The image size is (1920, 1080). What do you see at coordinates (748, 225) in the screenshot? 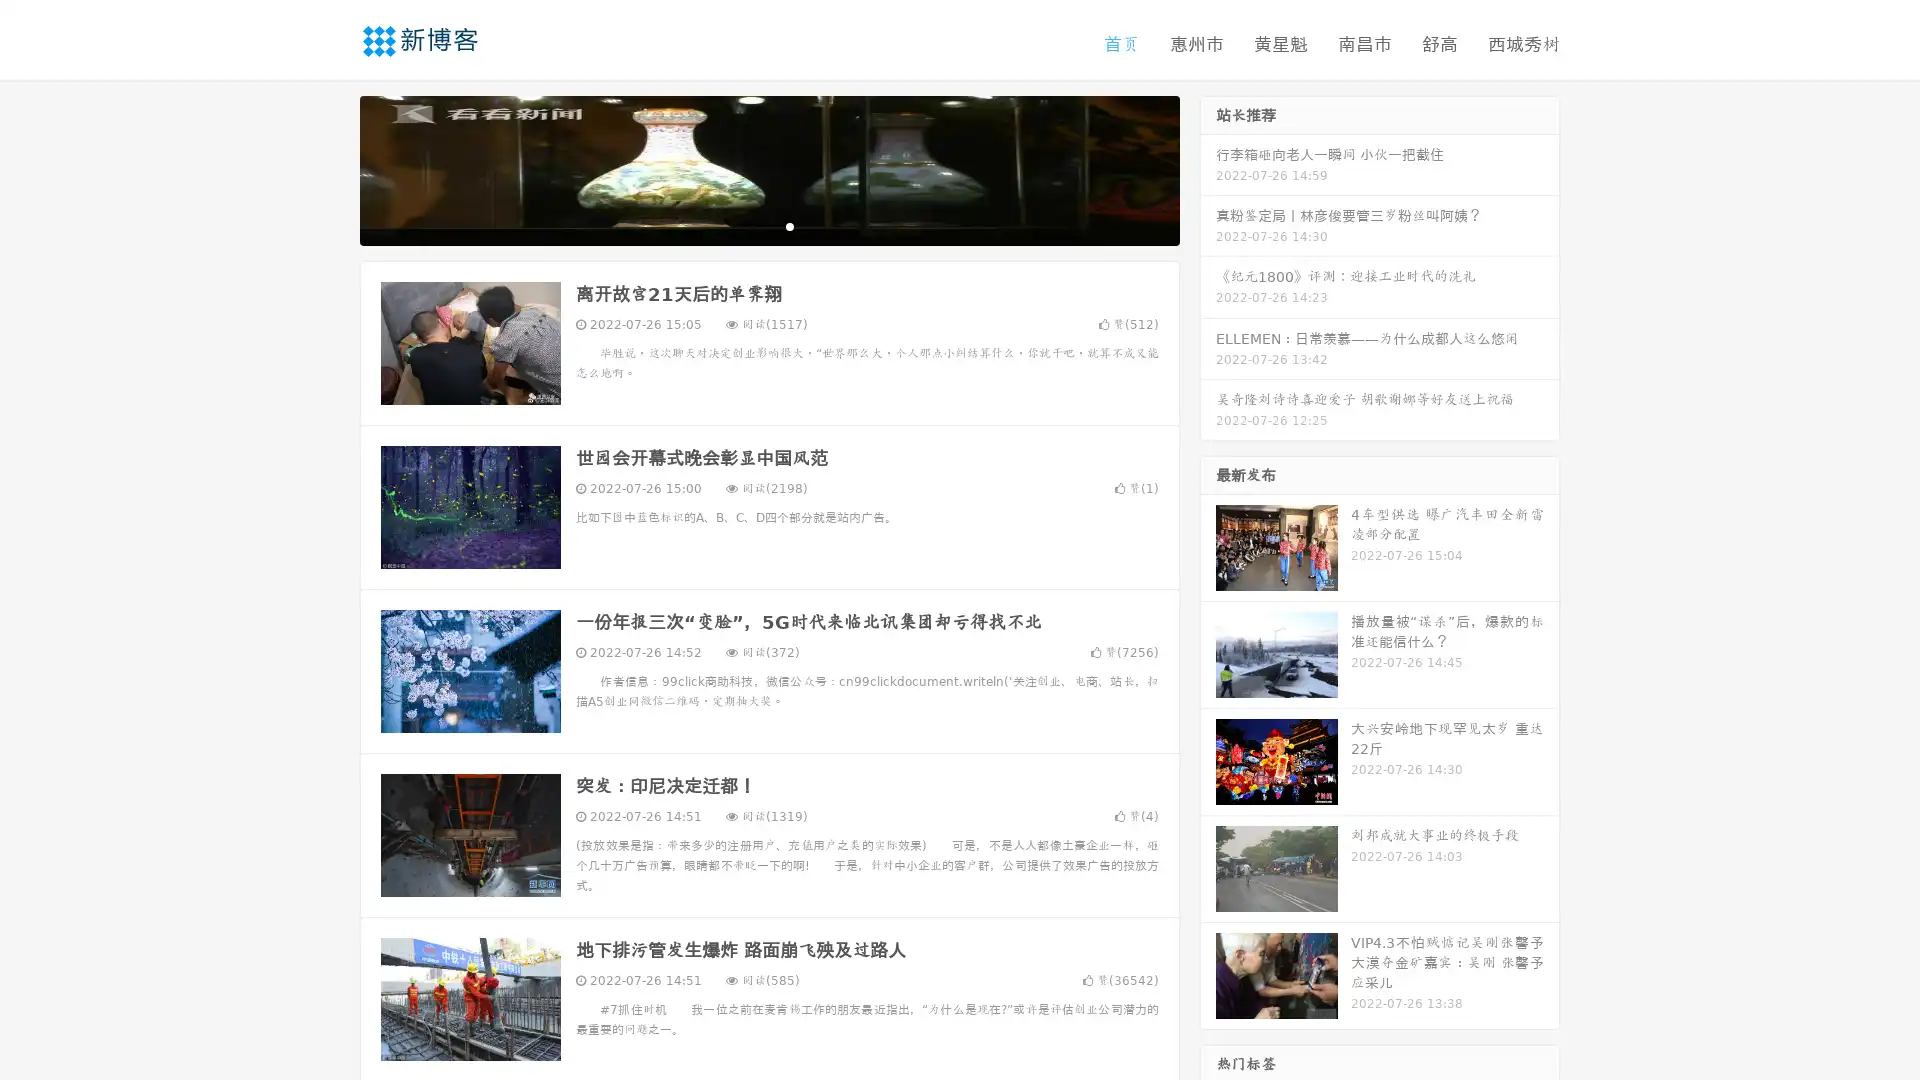
I see `Go to slide 1` at bounding box center [748, 225].